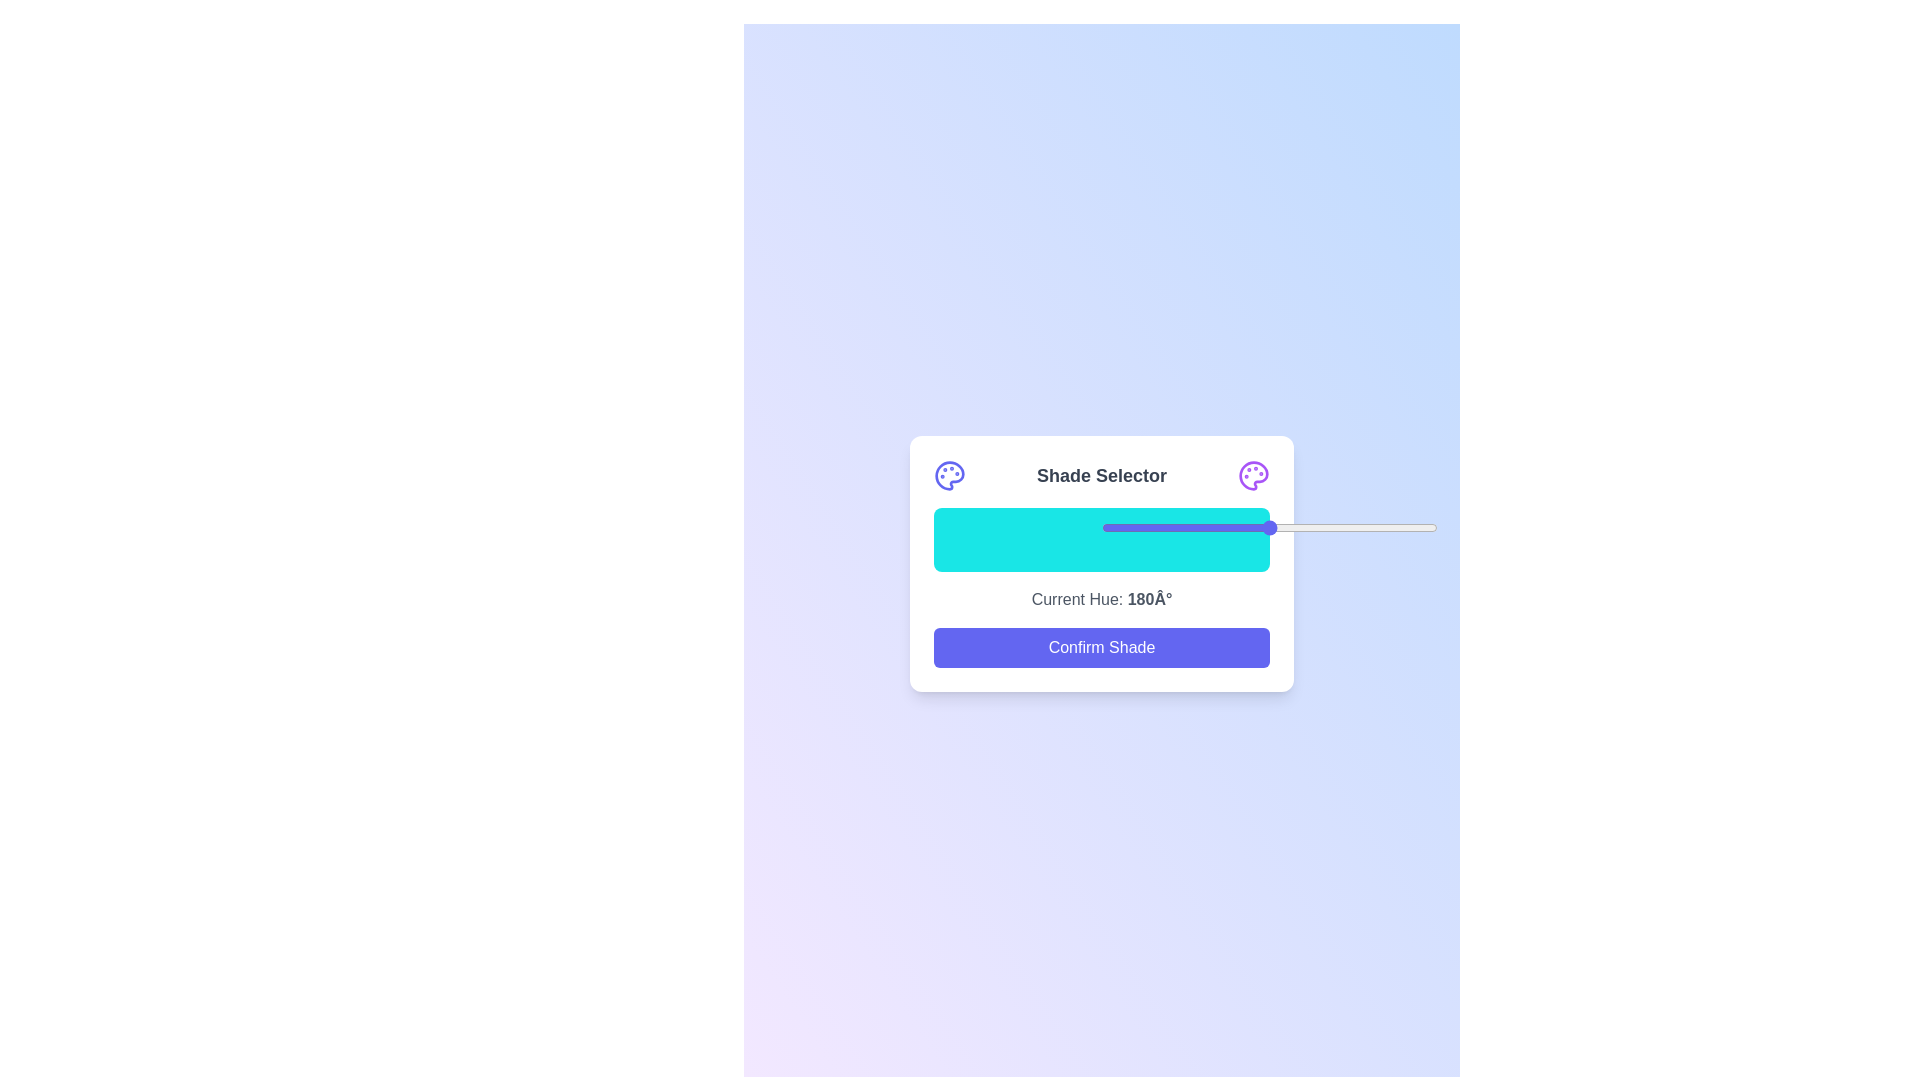 Image resolution: width=1920 pixels, height=1080 pixels. Describe the element at coordinates (1101, 648) in the screenshot. I see `'Confirm Shade' button to finalize the selected shade` at that location.